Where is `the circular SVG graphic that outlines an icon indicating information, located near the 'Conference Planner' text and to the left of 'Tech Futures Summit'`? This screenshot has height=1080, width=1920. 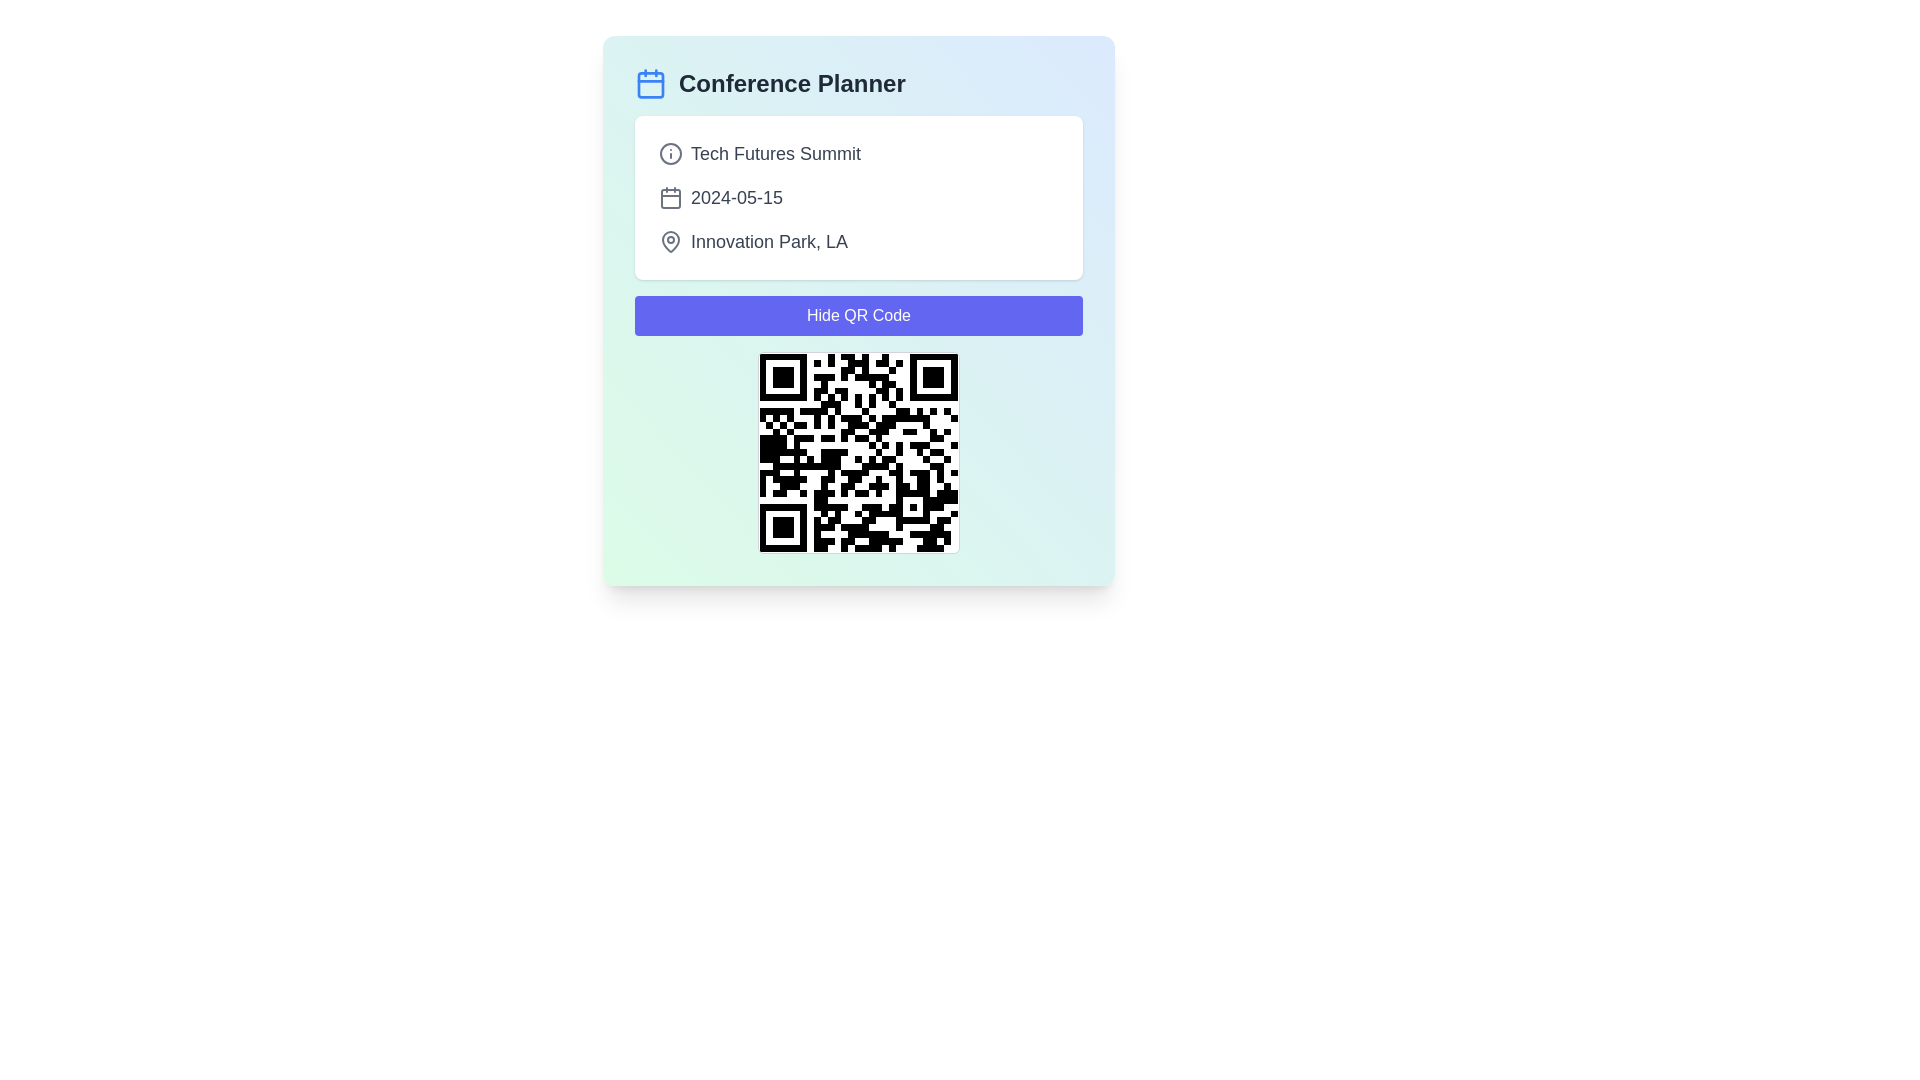
the circular SVG graphic that outlines an icon indicating information, located near the 'Conference Planner' text and to the left of 'Tech Futures Summit' is located at coordinates (671, 153).